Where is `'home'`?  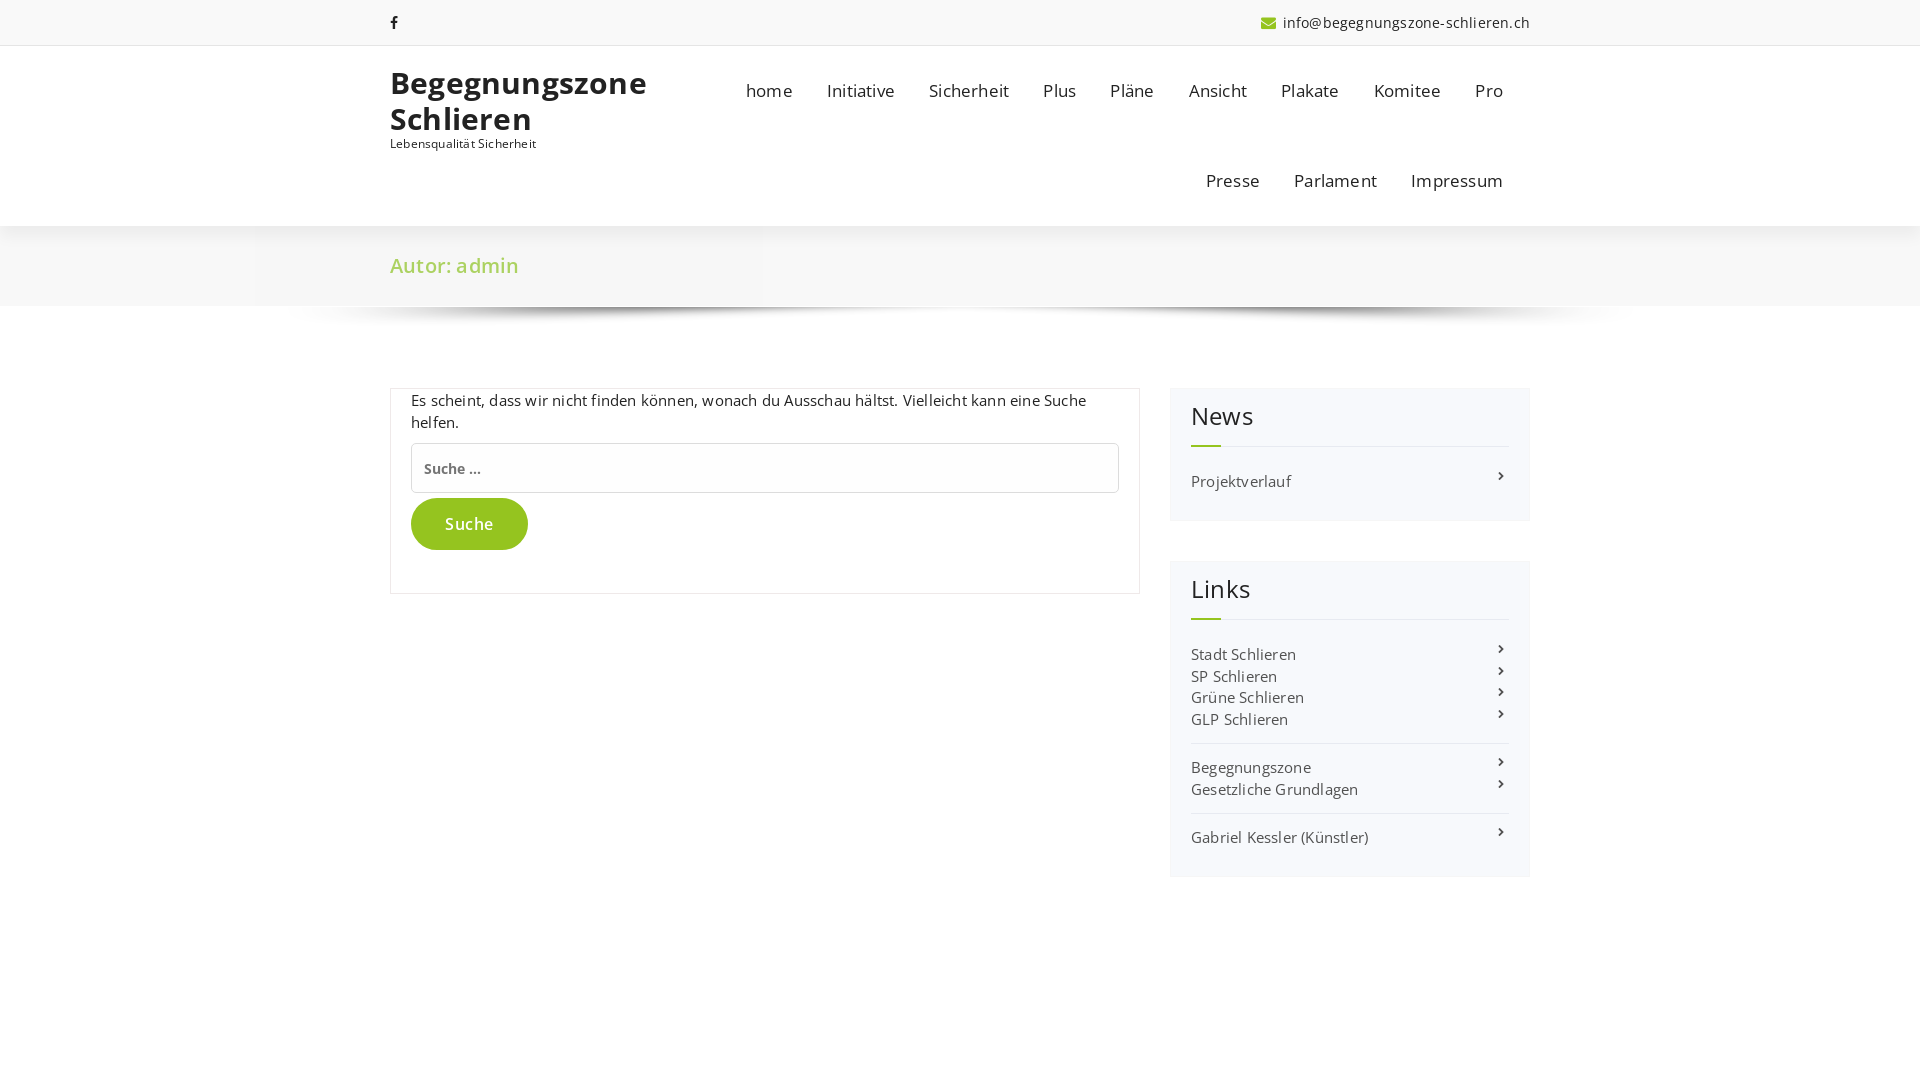
'home' is located at coordinates (768, 91).